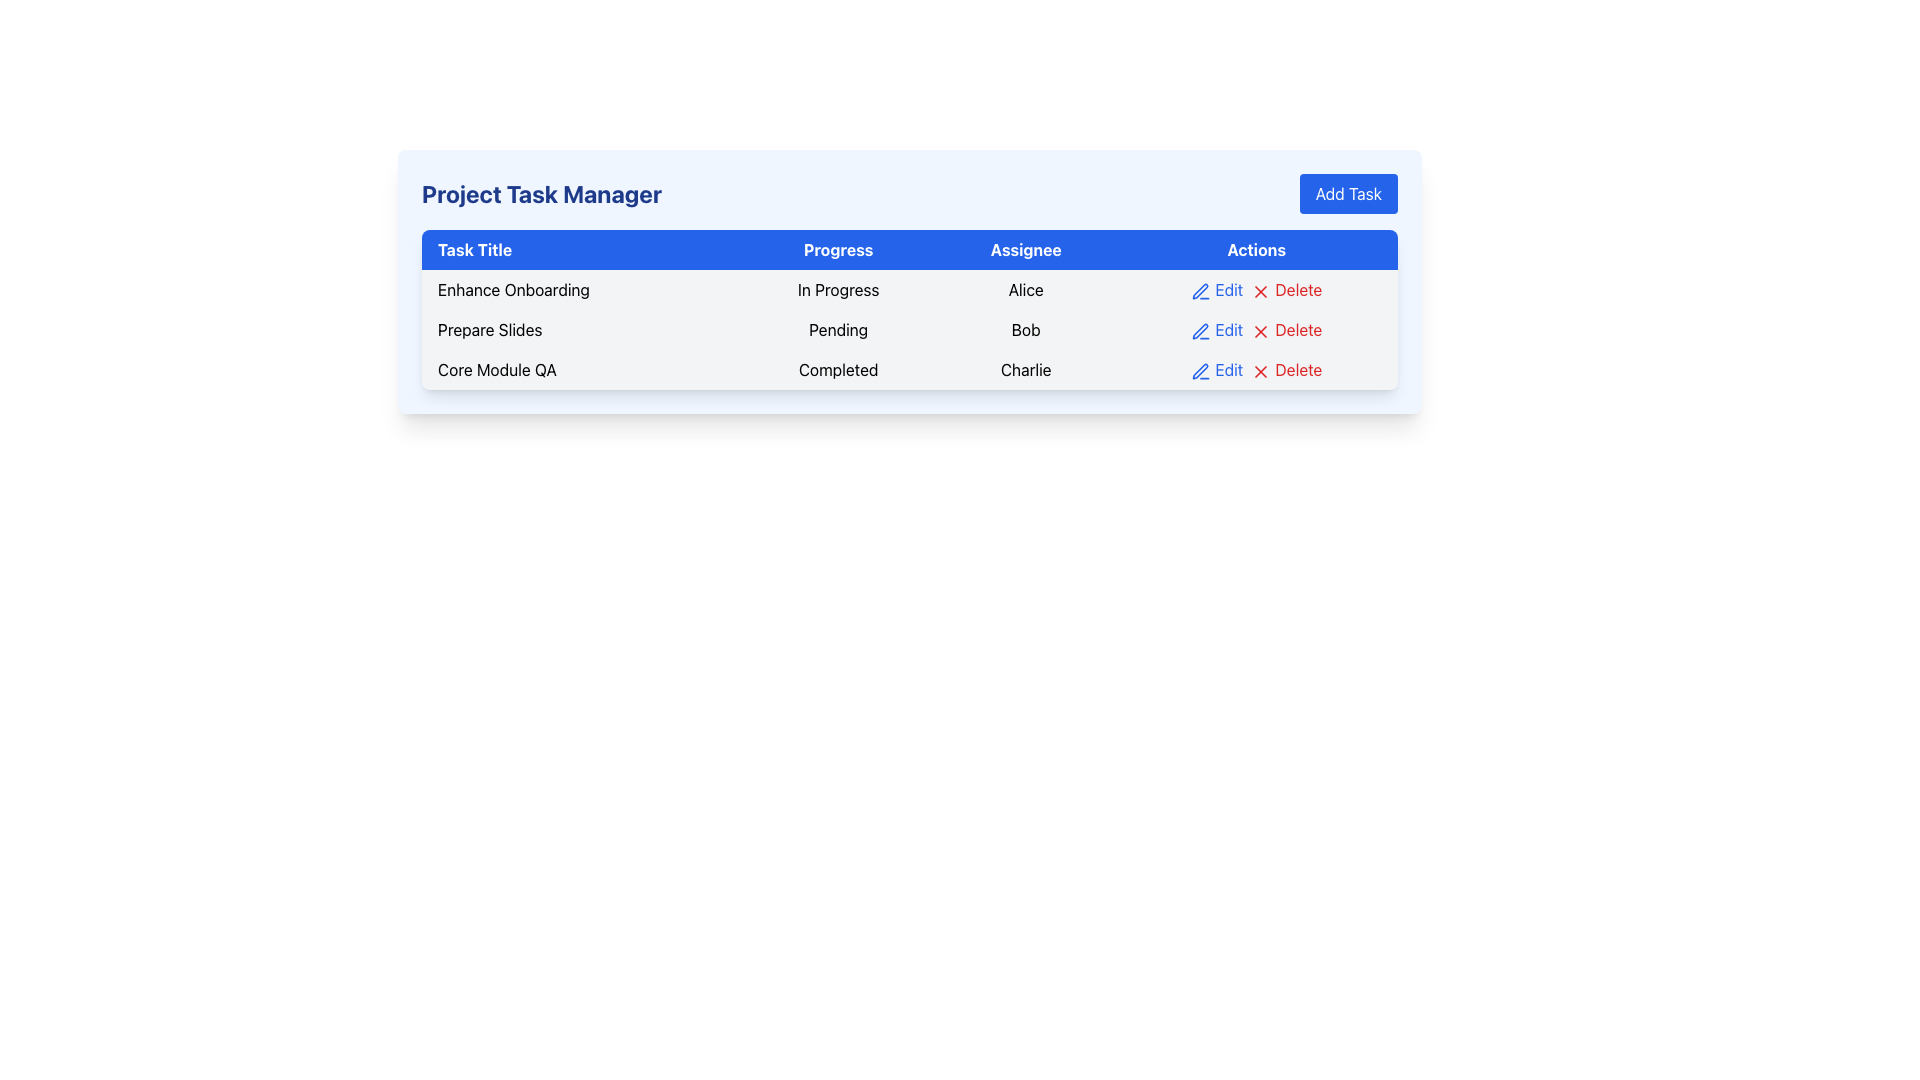  What do you see at coordinates (580, 289) in the screenshot?
I see `the text element labeled 'Enhance Onboarding', which identifies the specific task in the task management interface under the header 'Task Title'` at bounding box center [580, 289].